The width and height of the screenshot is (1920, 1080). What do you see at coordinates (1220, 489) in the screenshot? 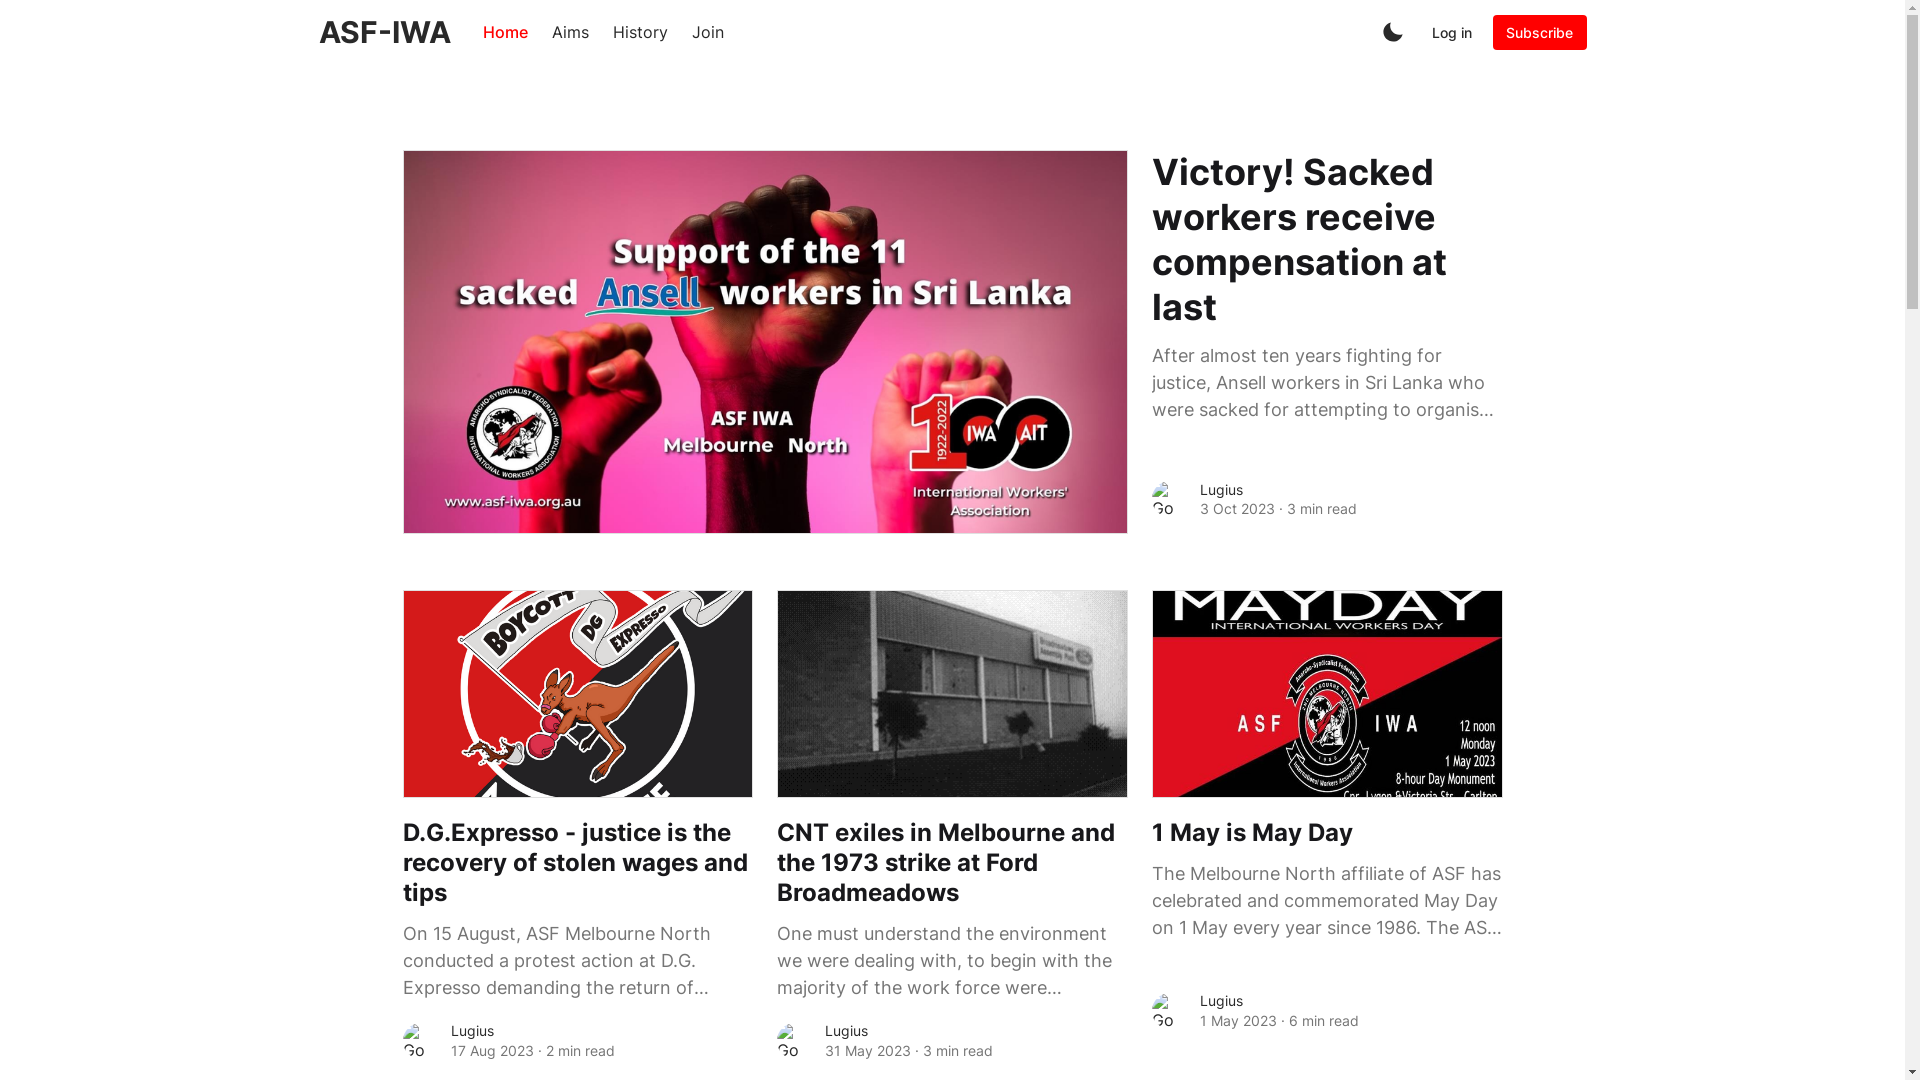
I see `'Lugius'` at bounding box center [1220, 489].